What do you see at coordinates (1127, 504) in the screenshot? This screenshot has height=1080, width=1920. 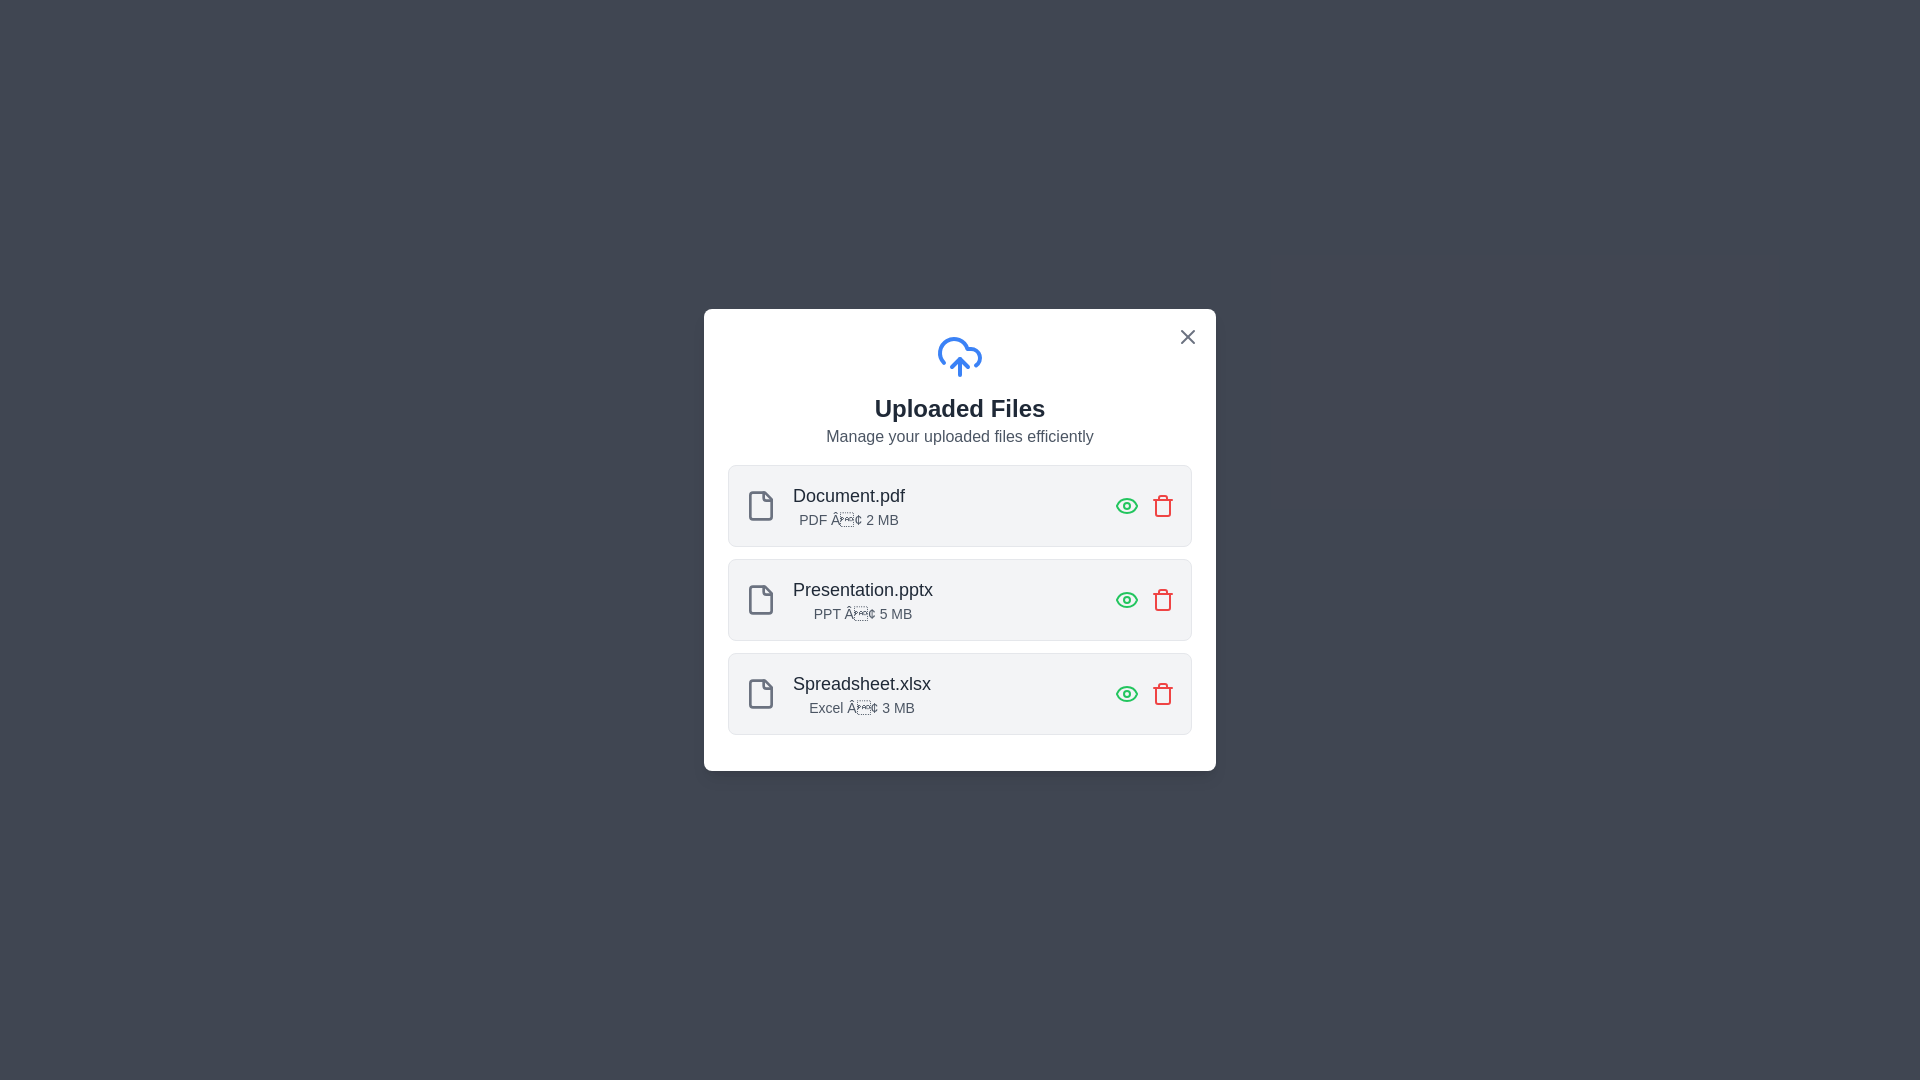 I see `the green eye icon for visibility preview, located to the right of 'Document.pdf' in the uploaded files list` at bounding box center [1127, 504].